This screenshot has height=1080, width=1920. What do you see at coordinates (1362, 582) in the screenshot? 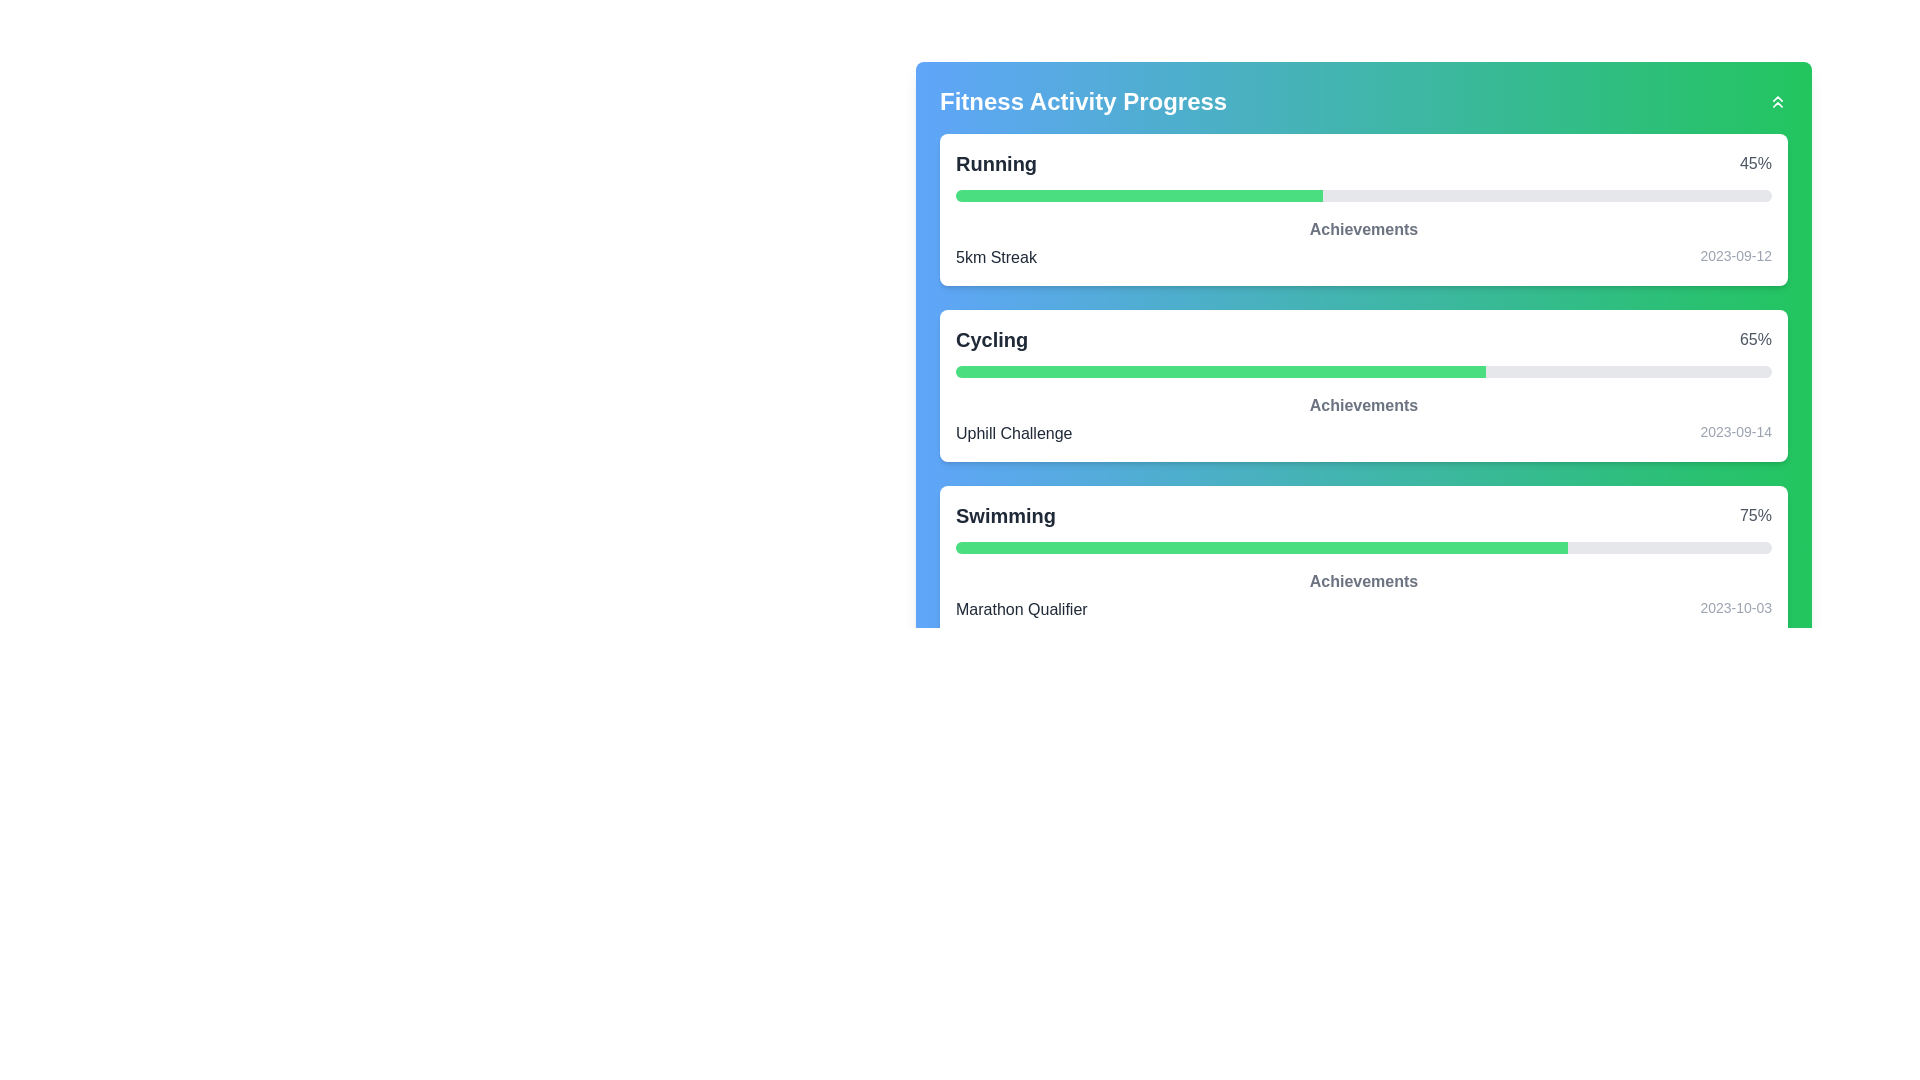
I see `the 'Achievements' static text label, which is displayed in bold gray font, located in the 'Swimming' section, below the progress bar and above 'Marathon Qualifier'` at bounding box center [1362, 582].